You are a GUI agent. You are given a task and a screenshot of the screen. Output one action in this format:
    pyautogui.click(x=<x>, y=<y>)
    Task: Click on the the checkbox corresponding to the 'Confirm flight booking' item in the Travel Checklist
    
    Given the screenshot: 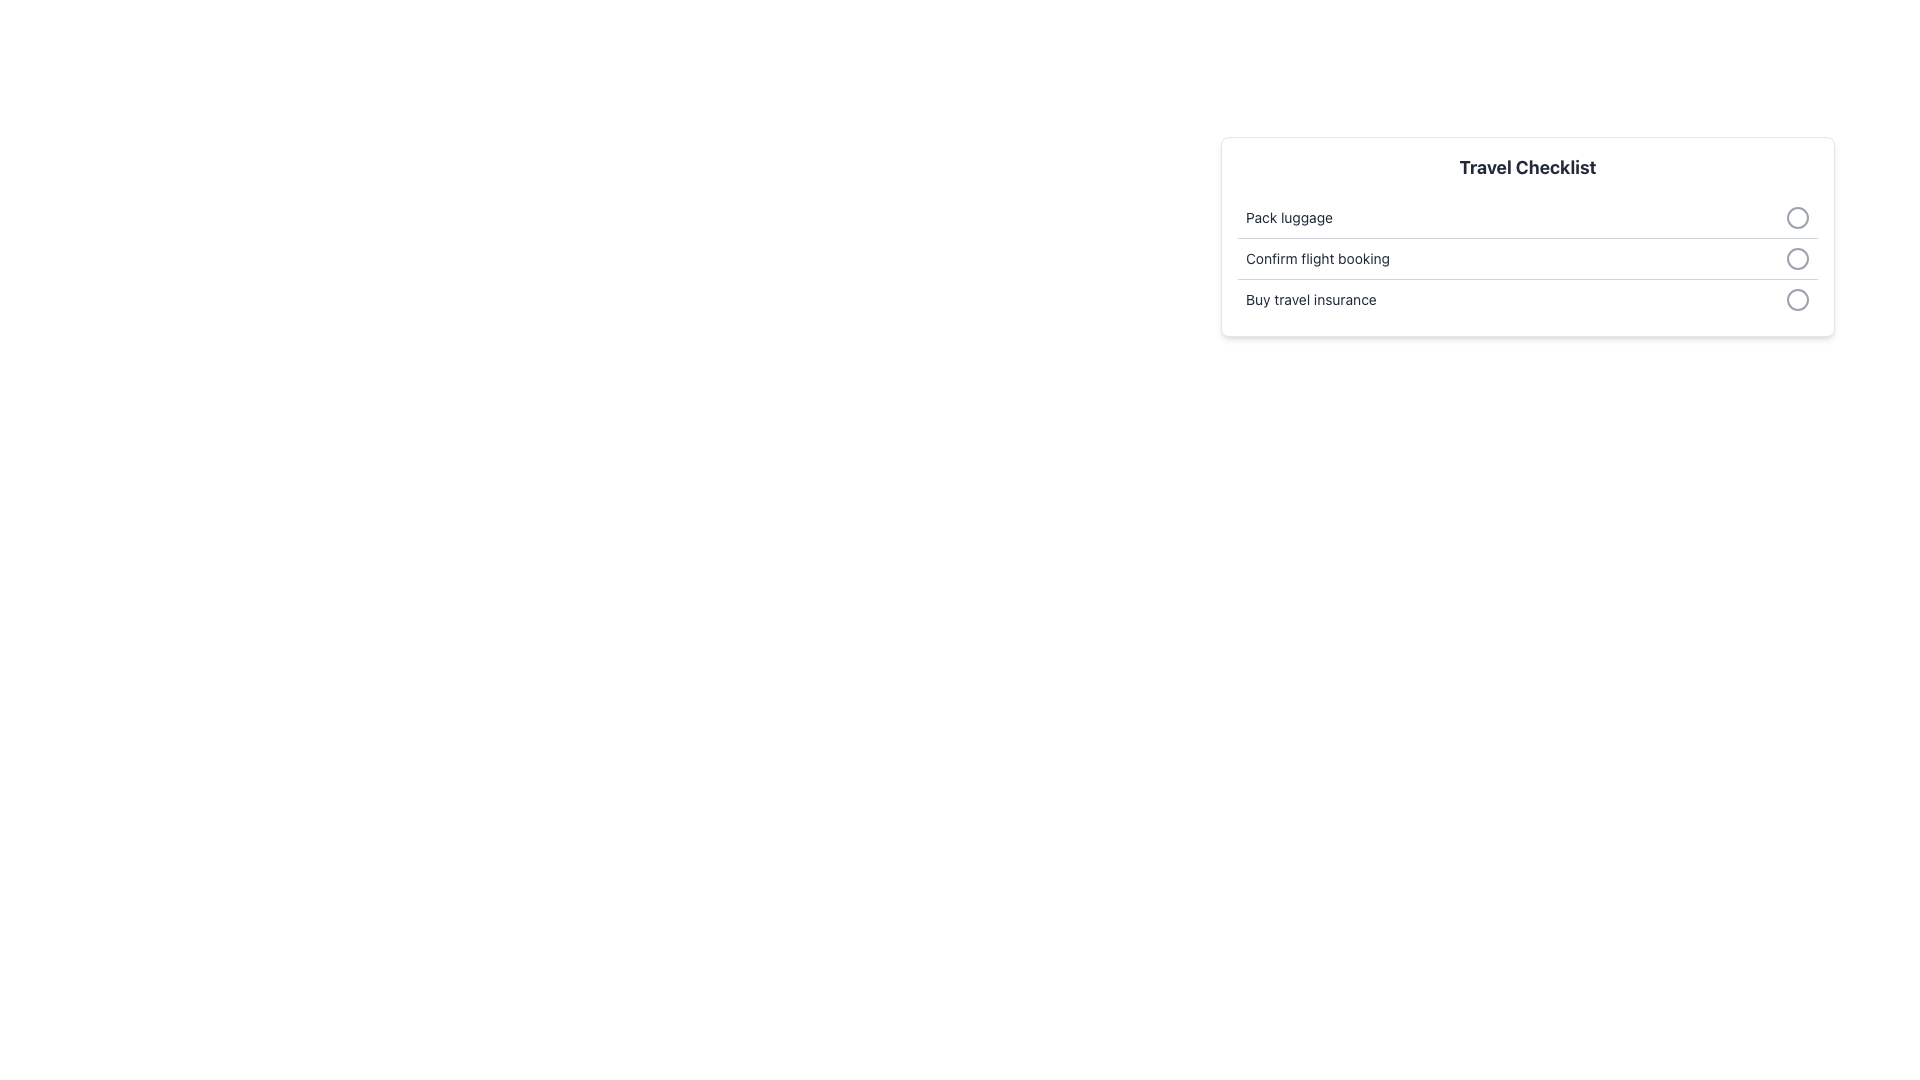 What is the action you would take?
    pyautogui.click(x=1526, y=257)
    